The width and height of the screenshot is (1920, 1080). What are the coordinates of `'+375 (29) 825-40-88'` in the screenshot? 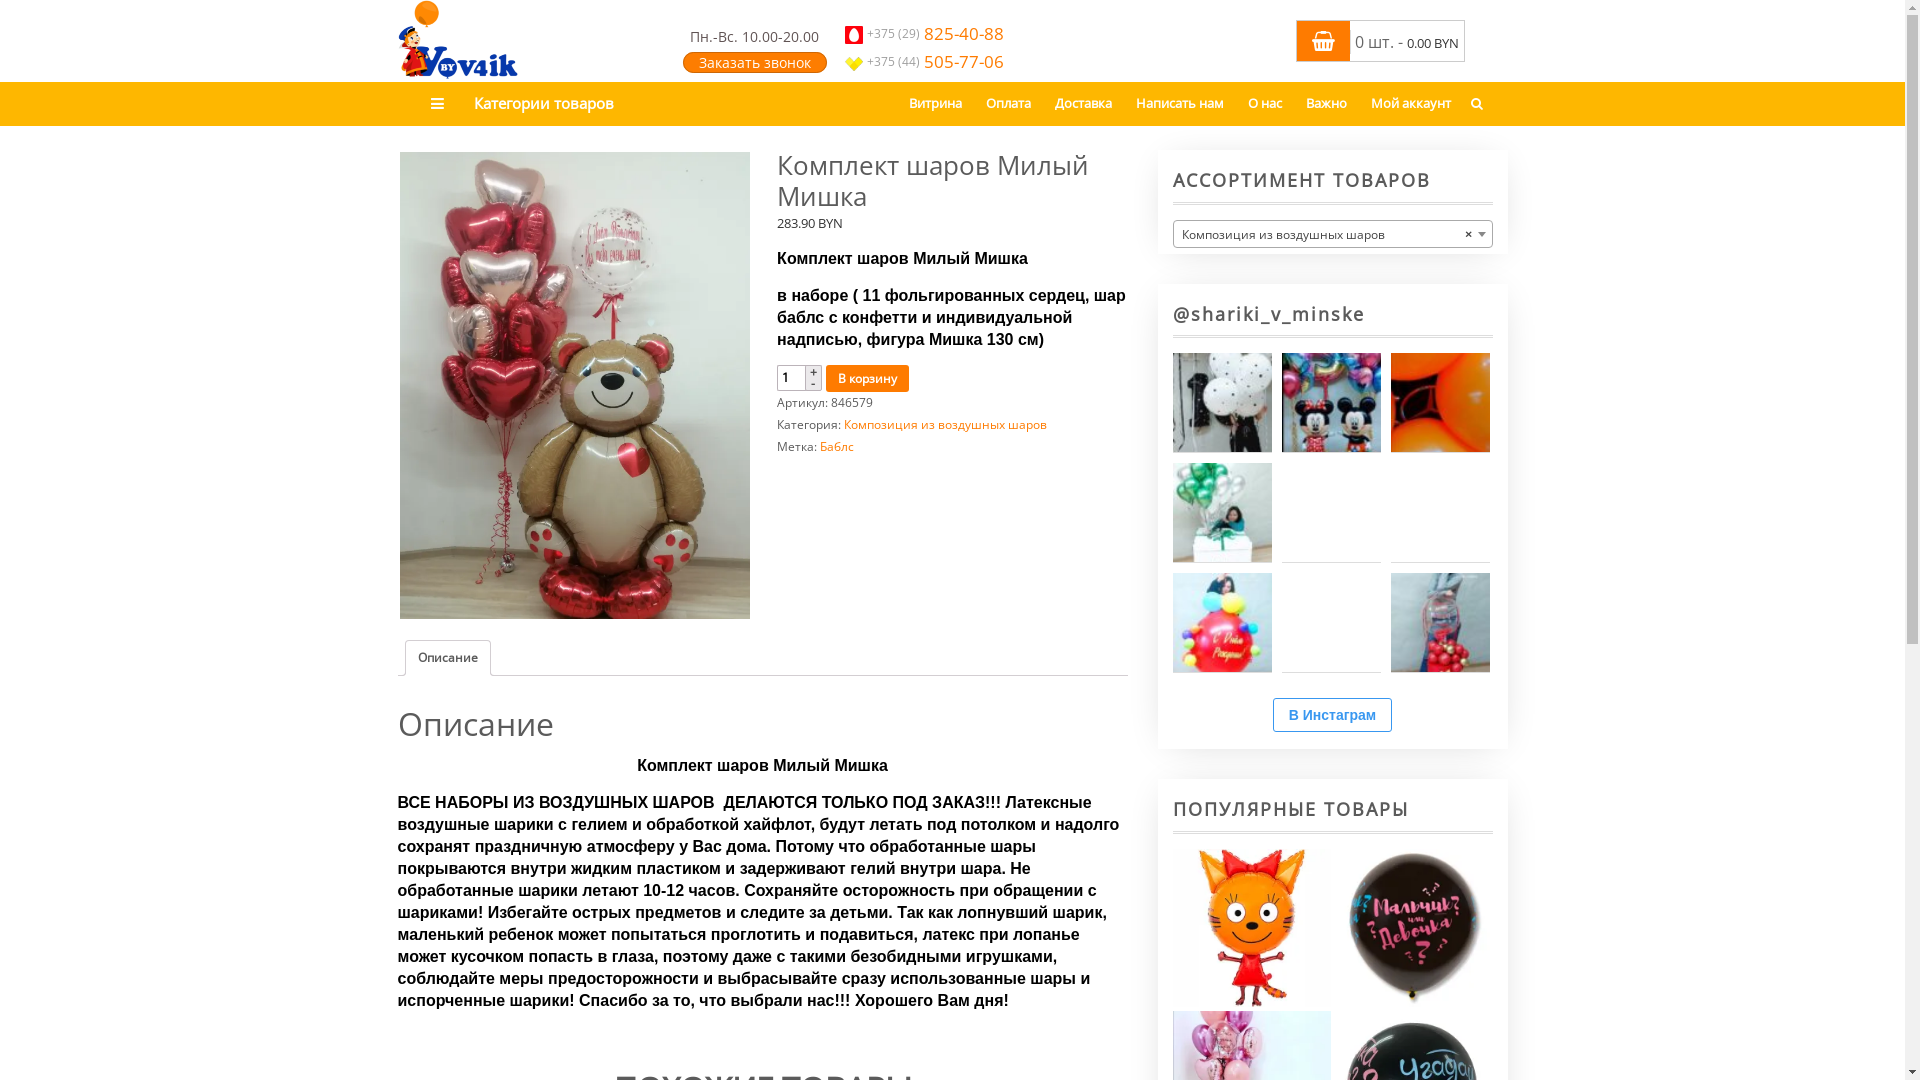 It's located at (922, 33).